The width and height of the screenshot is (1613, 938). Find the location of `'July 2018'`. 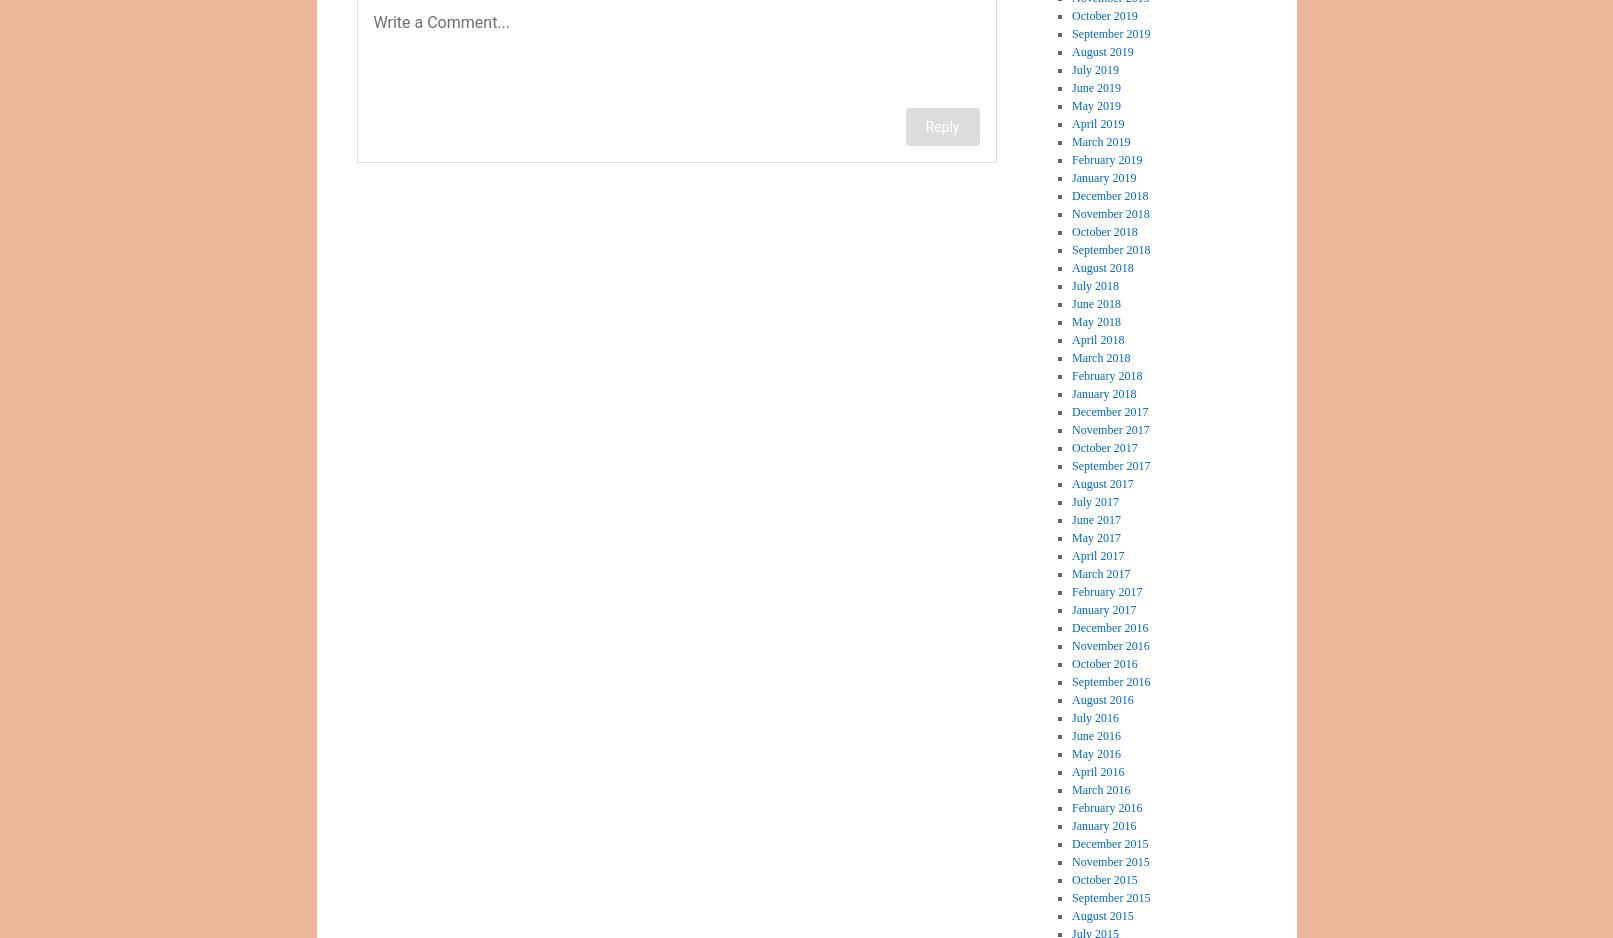

'July 2018' is located at coordinates (1095, 285).